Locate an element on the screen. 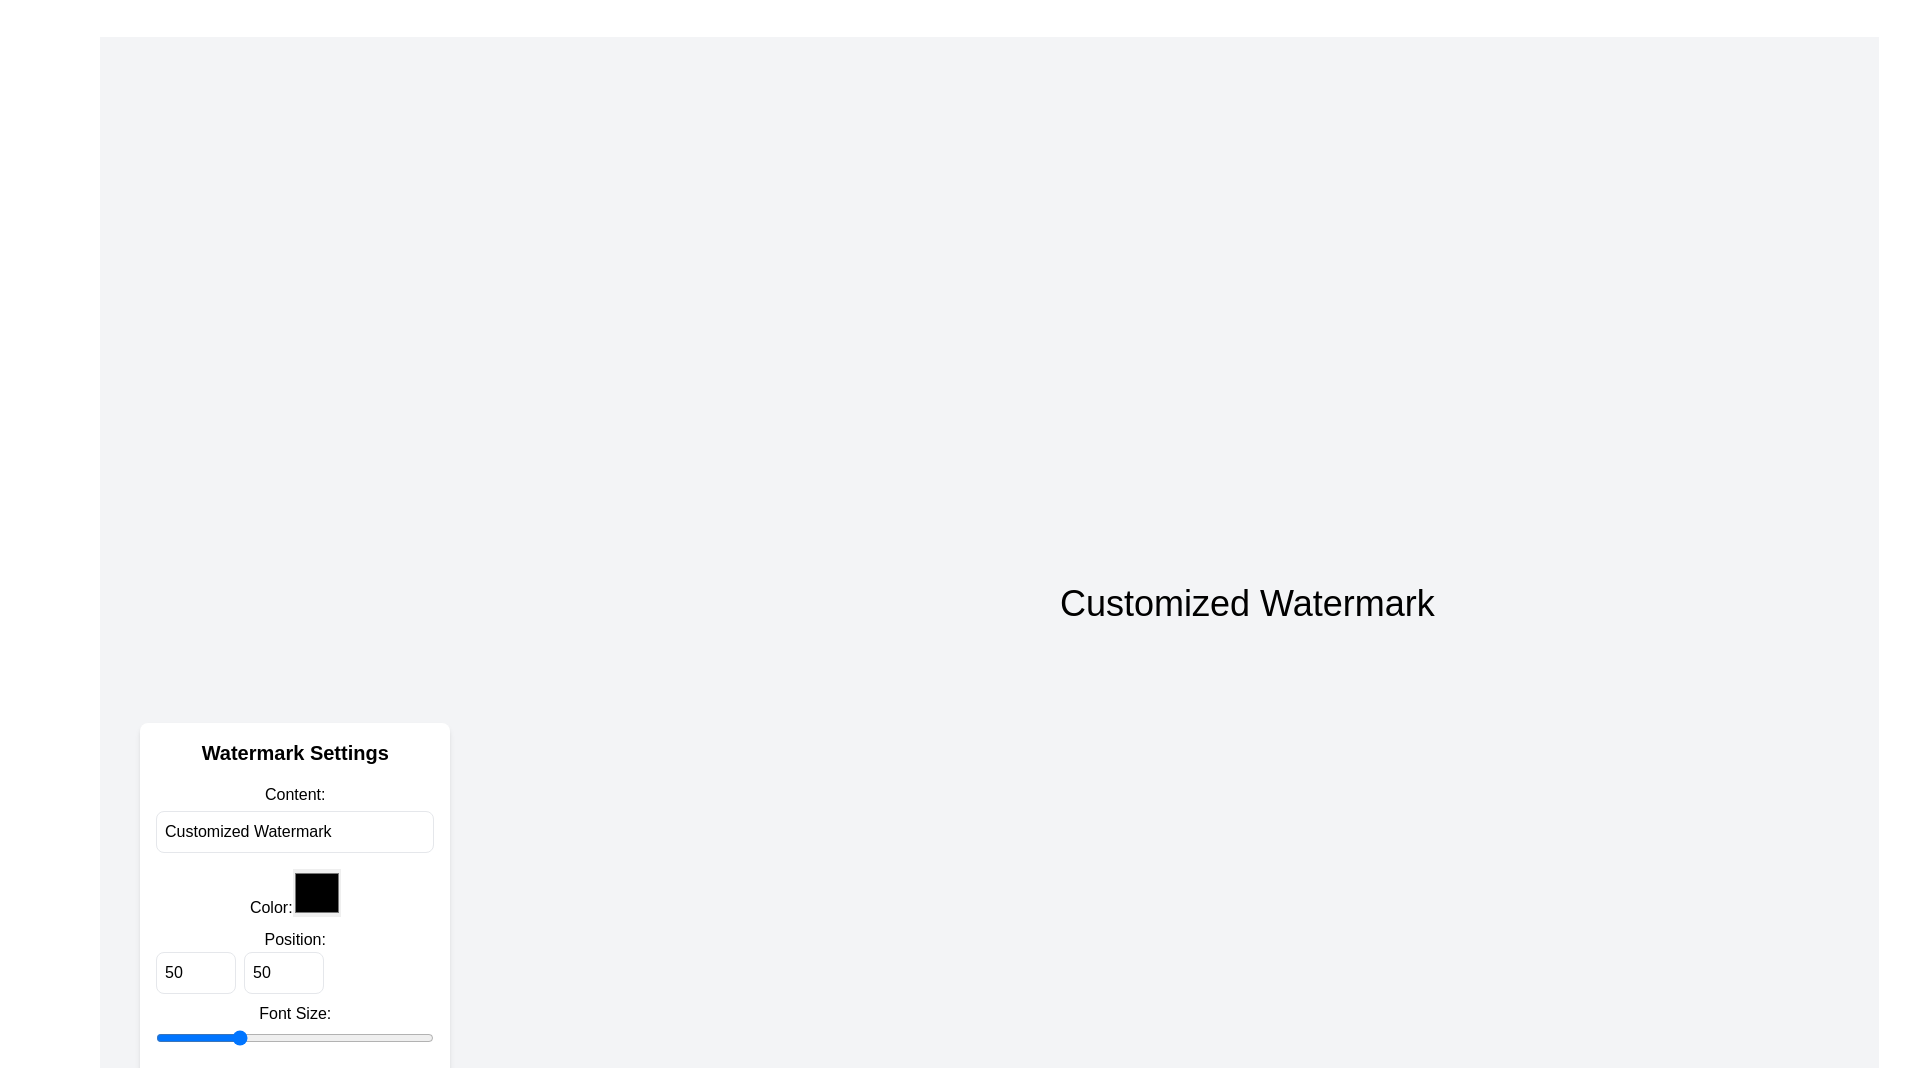  the font size is located at coordinates (202, 1036).